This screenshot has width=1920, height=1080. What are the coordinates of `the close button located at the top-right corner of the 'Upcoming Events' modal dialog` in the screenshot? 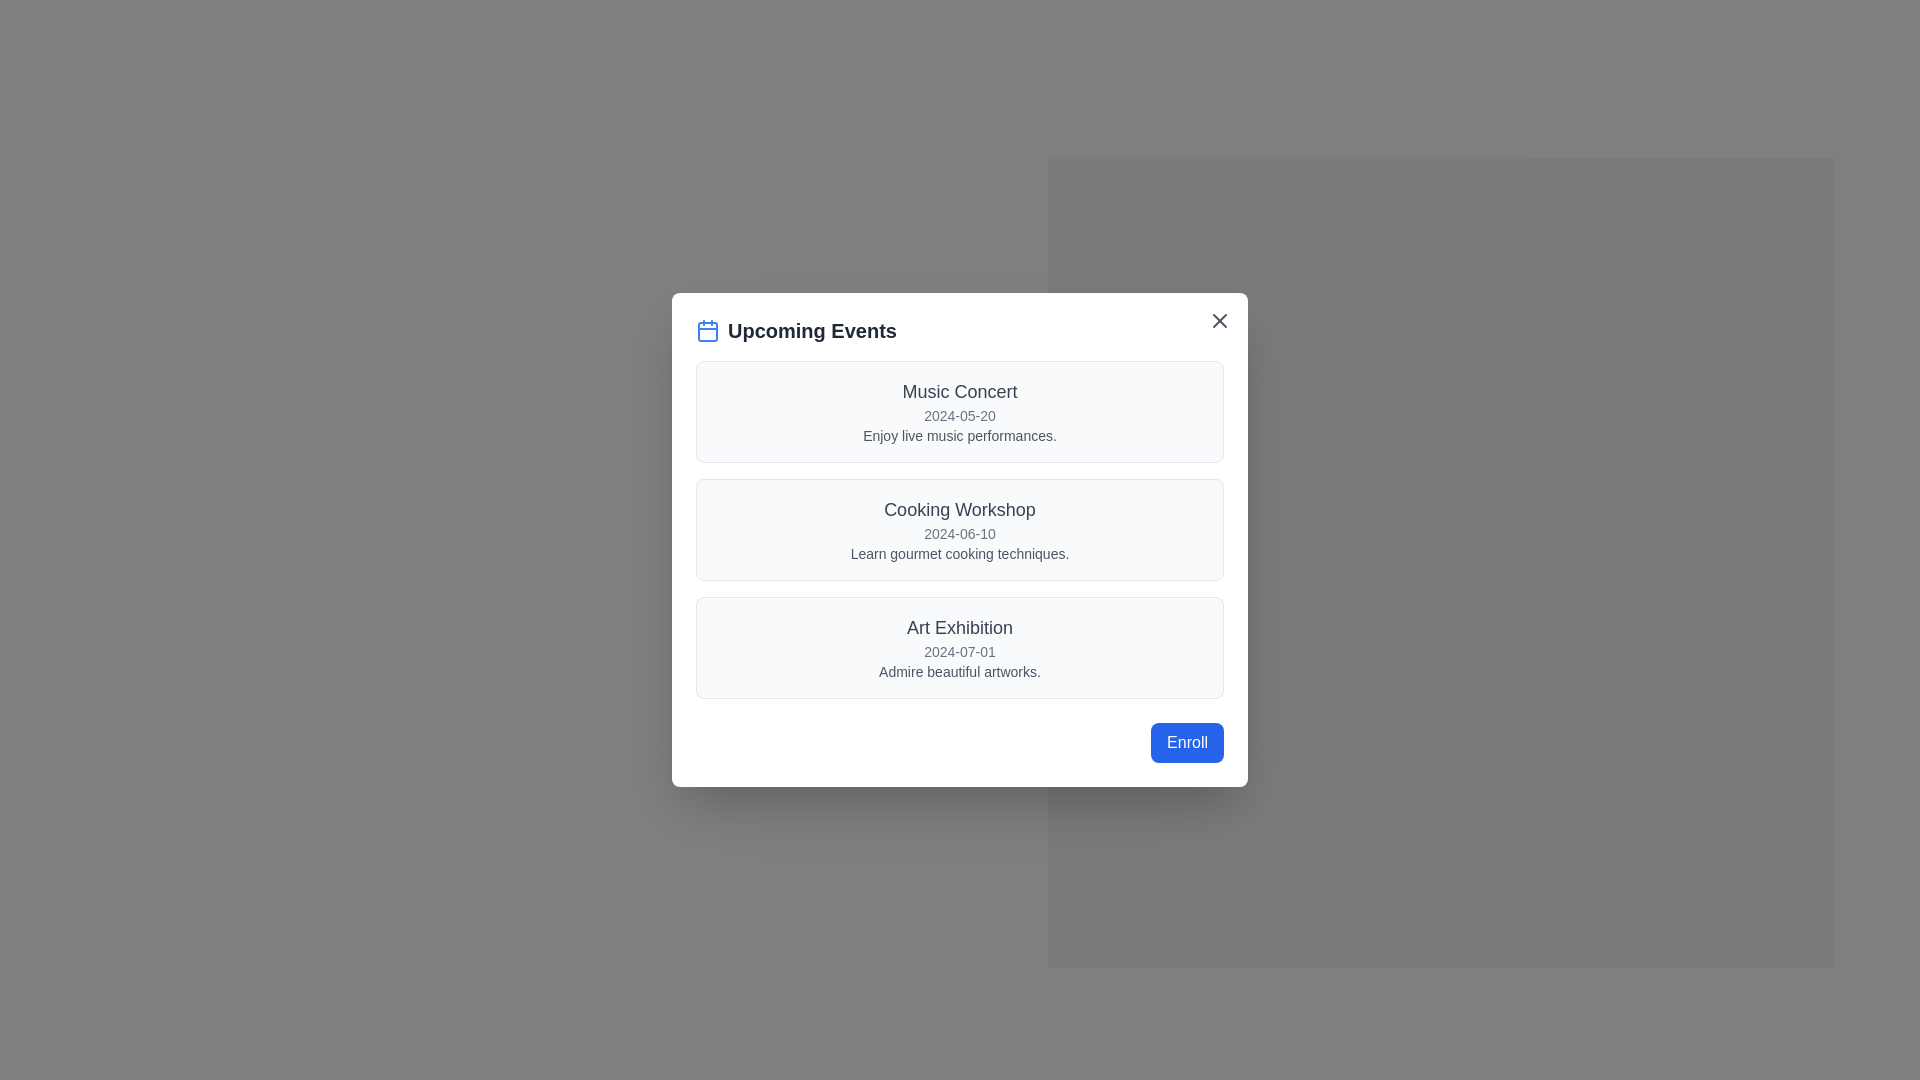 It's located at (1218, 319).